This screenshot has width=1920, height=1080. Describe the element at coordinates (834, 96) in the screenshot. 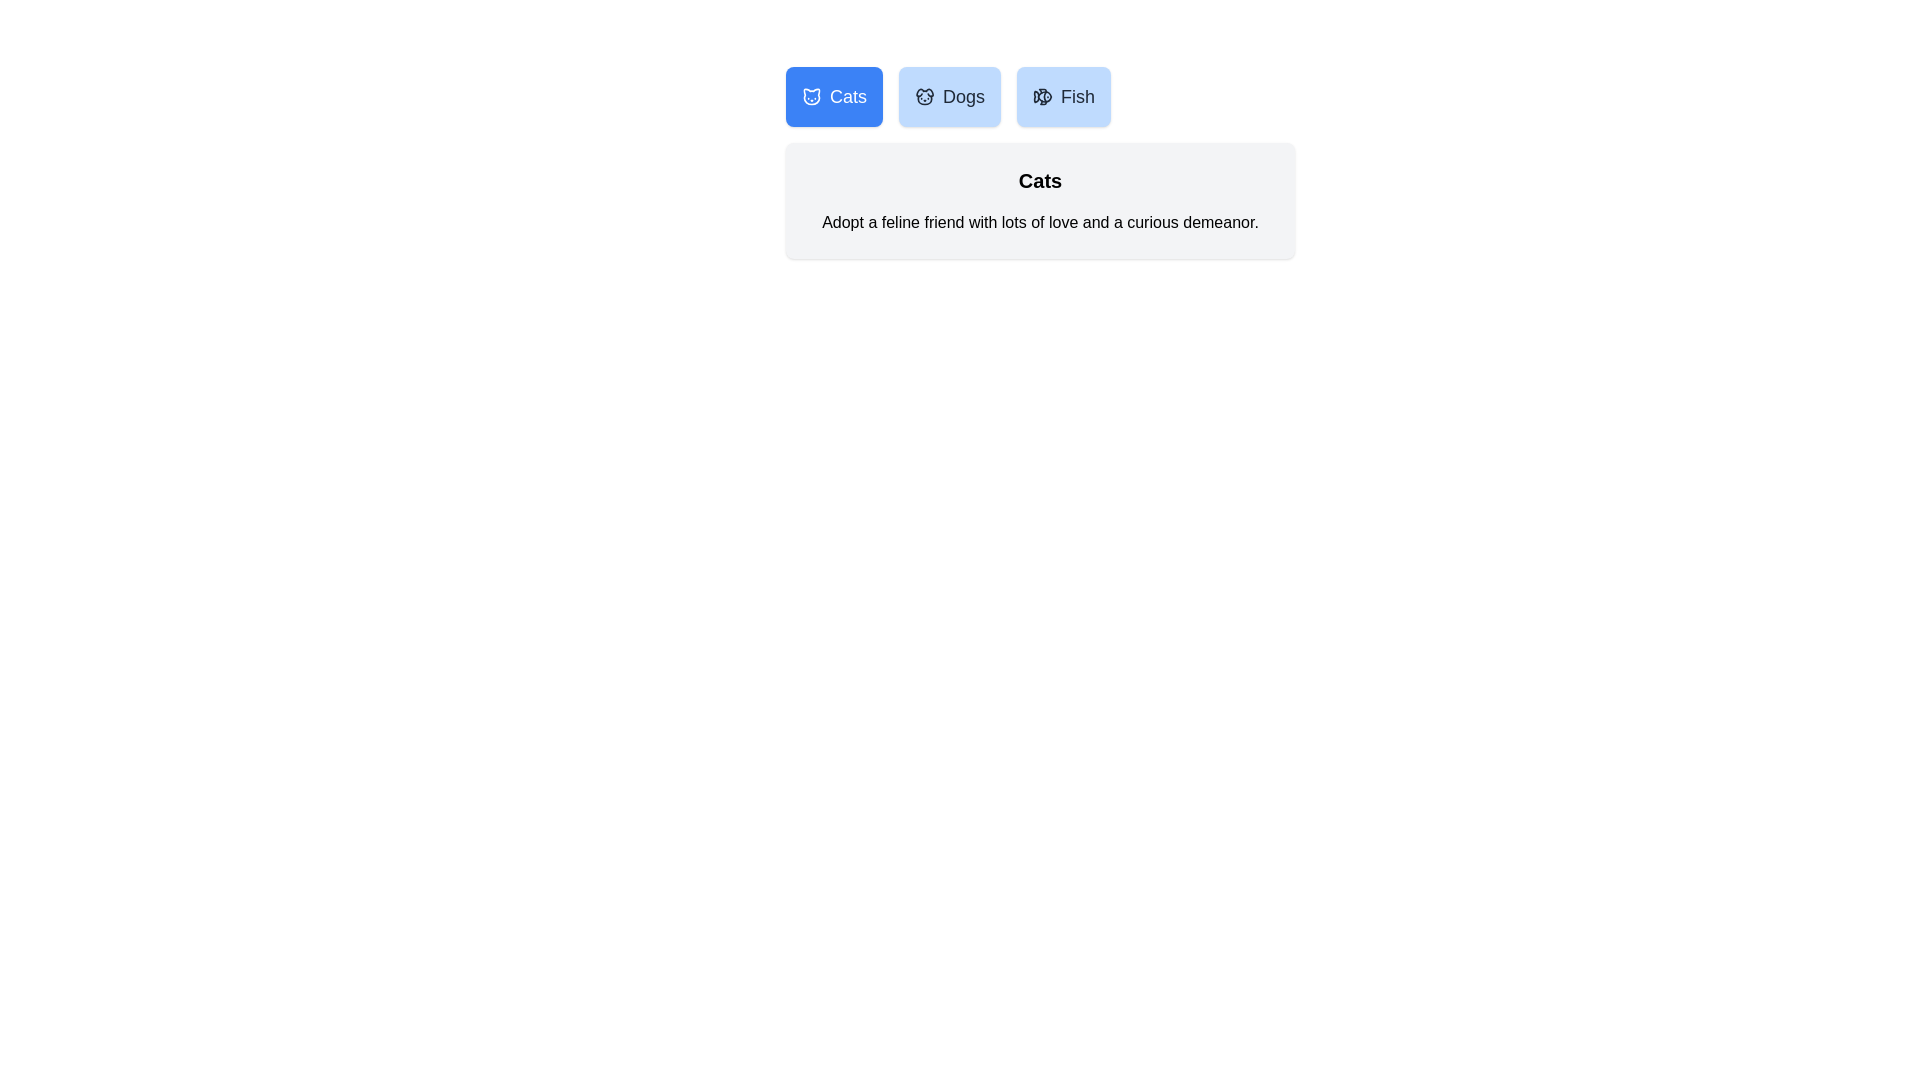

I see `the Cats tab by clicking on it` at that location.